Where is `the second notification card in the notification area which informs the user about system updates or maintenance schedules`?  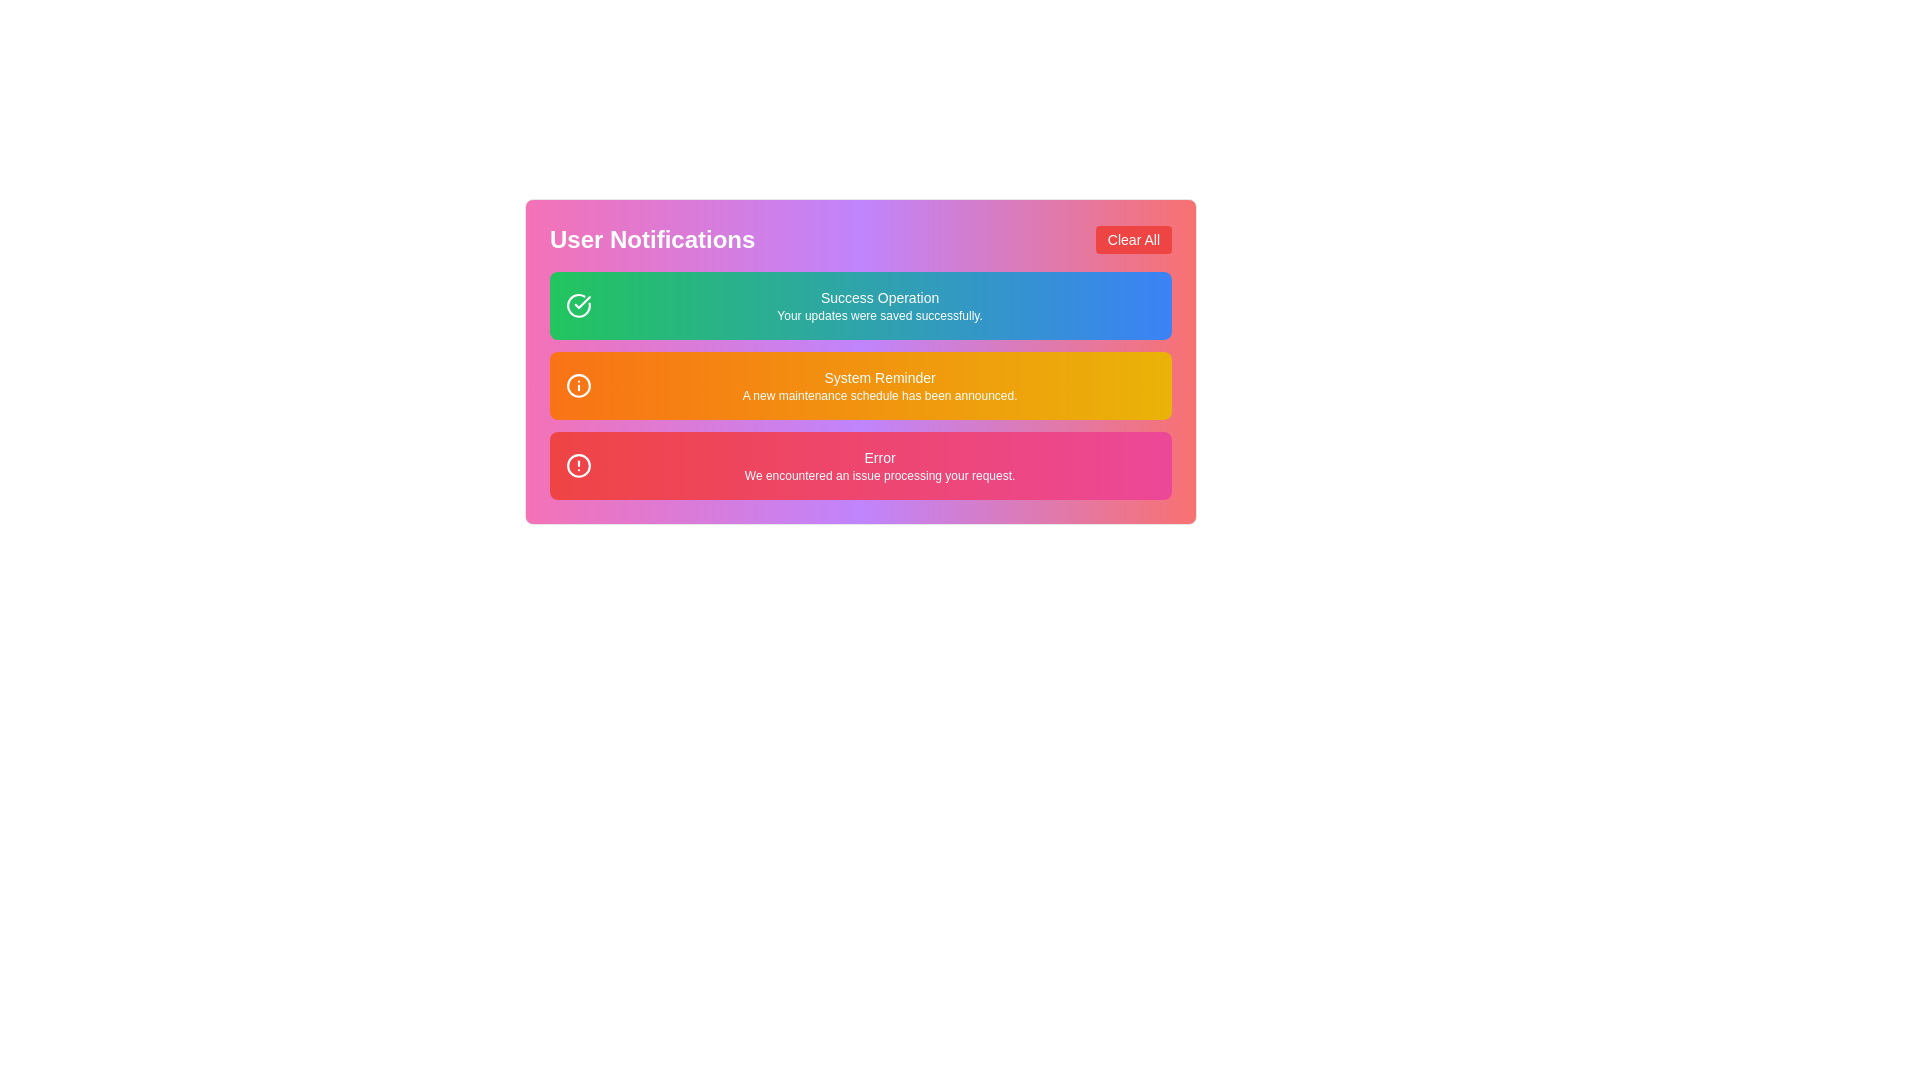 the second notification card in the notification area which informs the user about system updates or maintenance schedules is located at coordinates (860, 385).